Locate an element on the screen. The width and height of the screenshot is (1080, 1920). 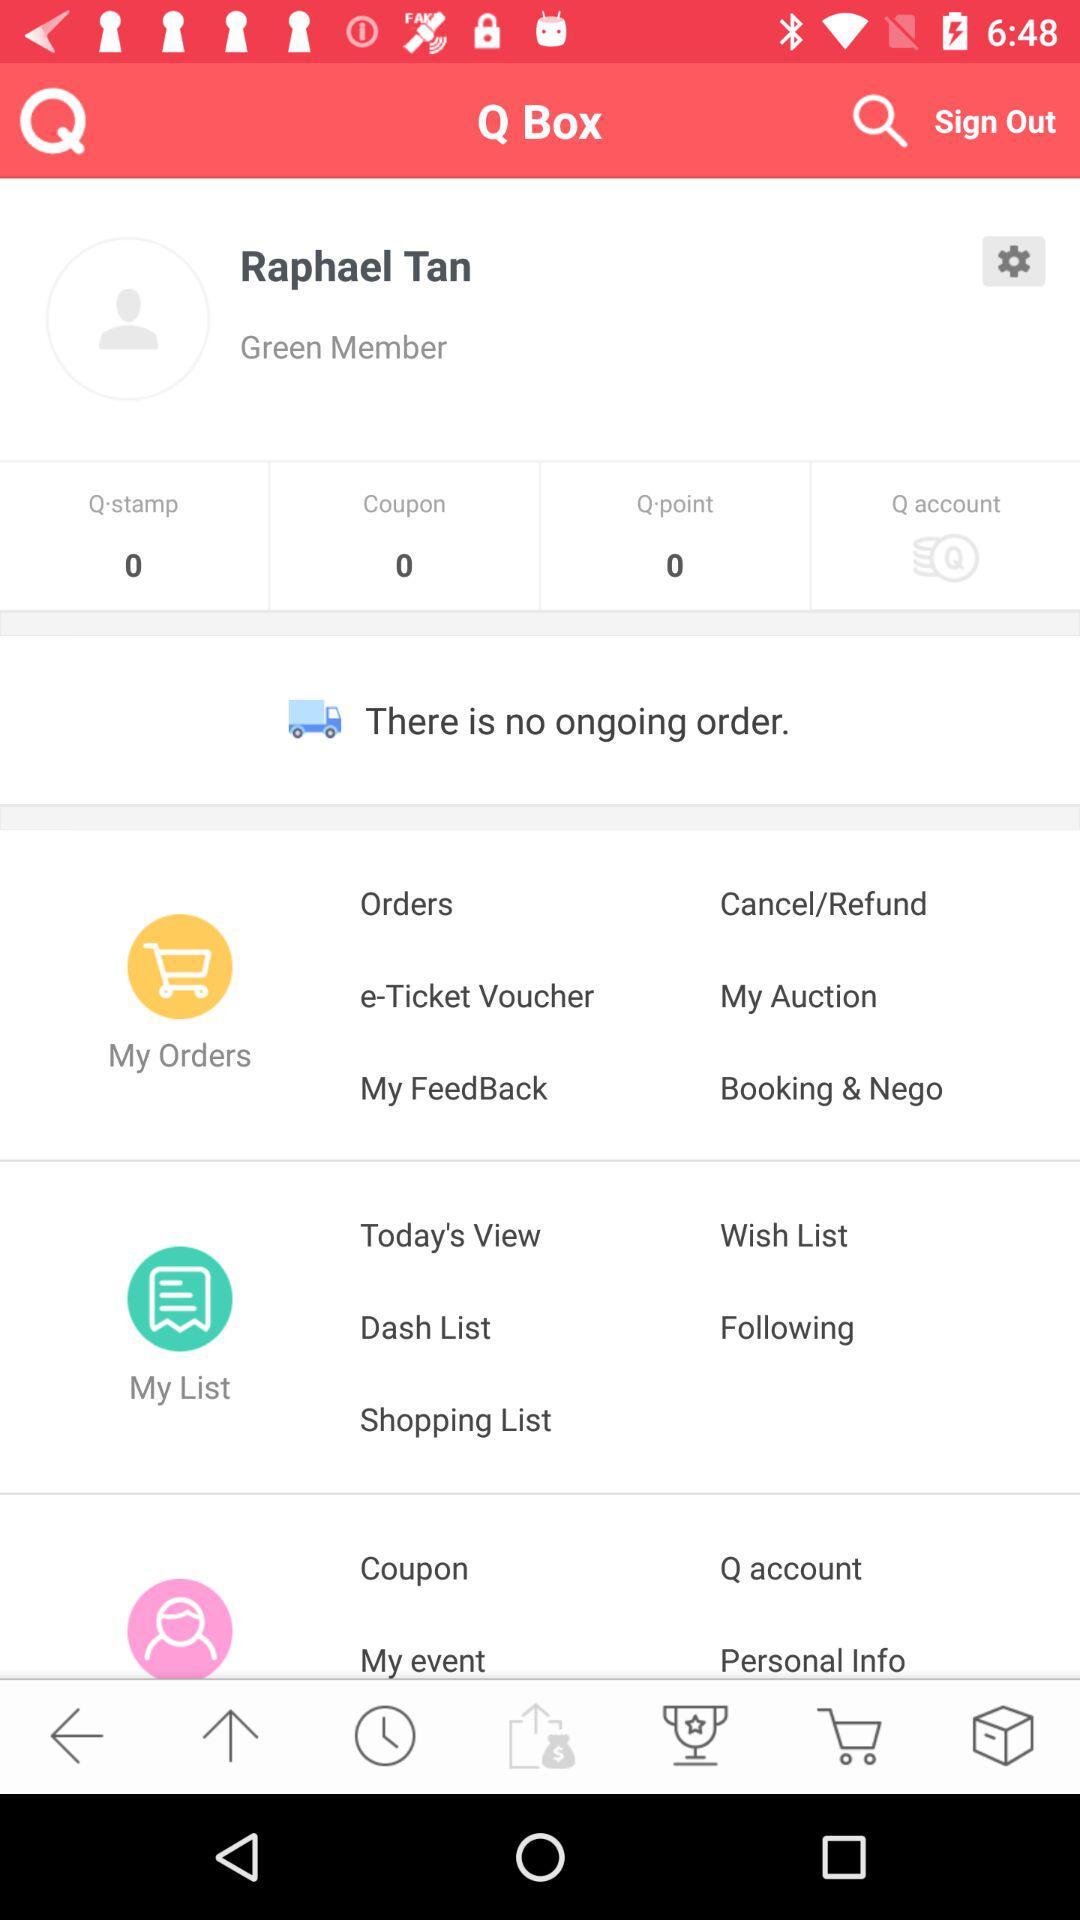
go top is located at coordinates (229, 1734).